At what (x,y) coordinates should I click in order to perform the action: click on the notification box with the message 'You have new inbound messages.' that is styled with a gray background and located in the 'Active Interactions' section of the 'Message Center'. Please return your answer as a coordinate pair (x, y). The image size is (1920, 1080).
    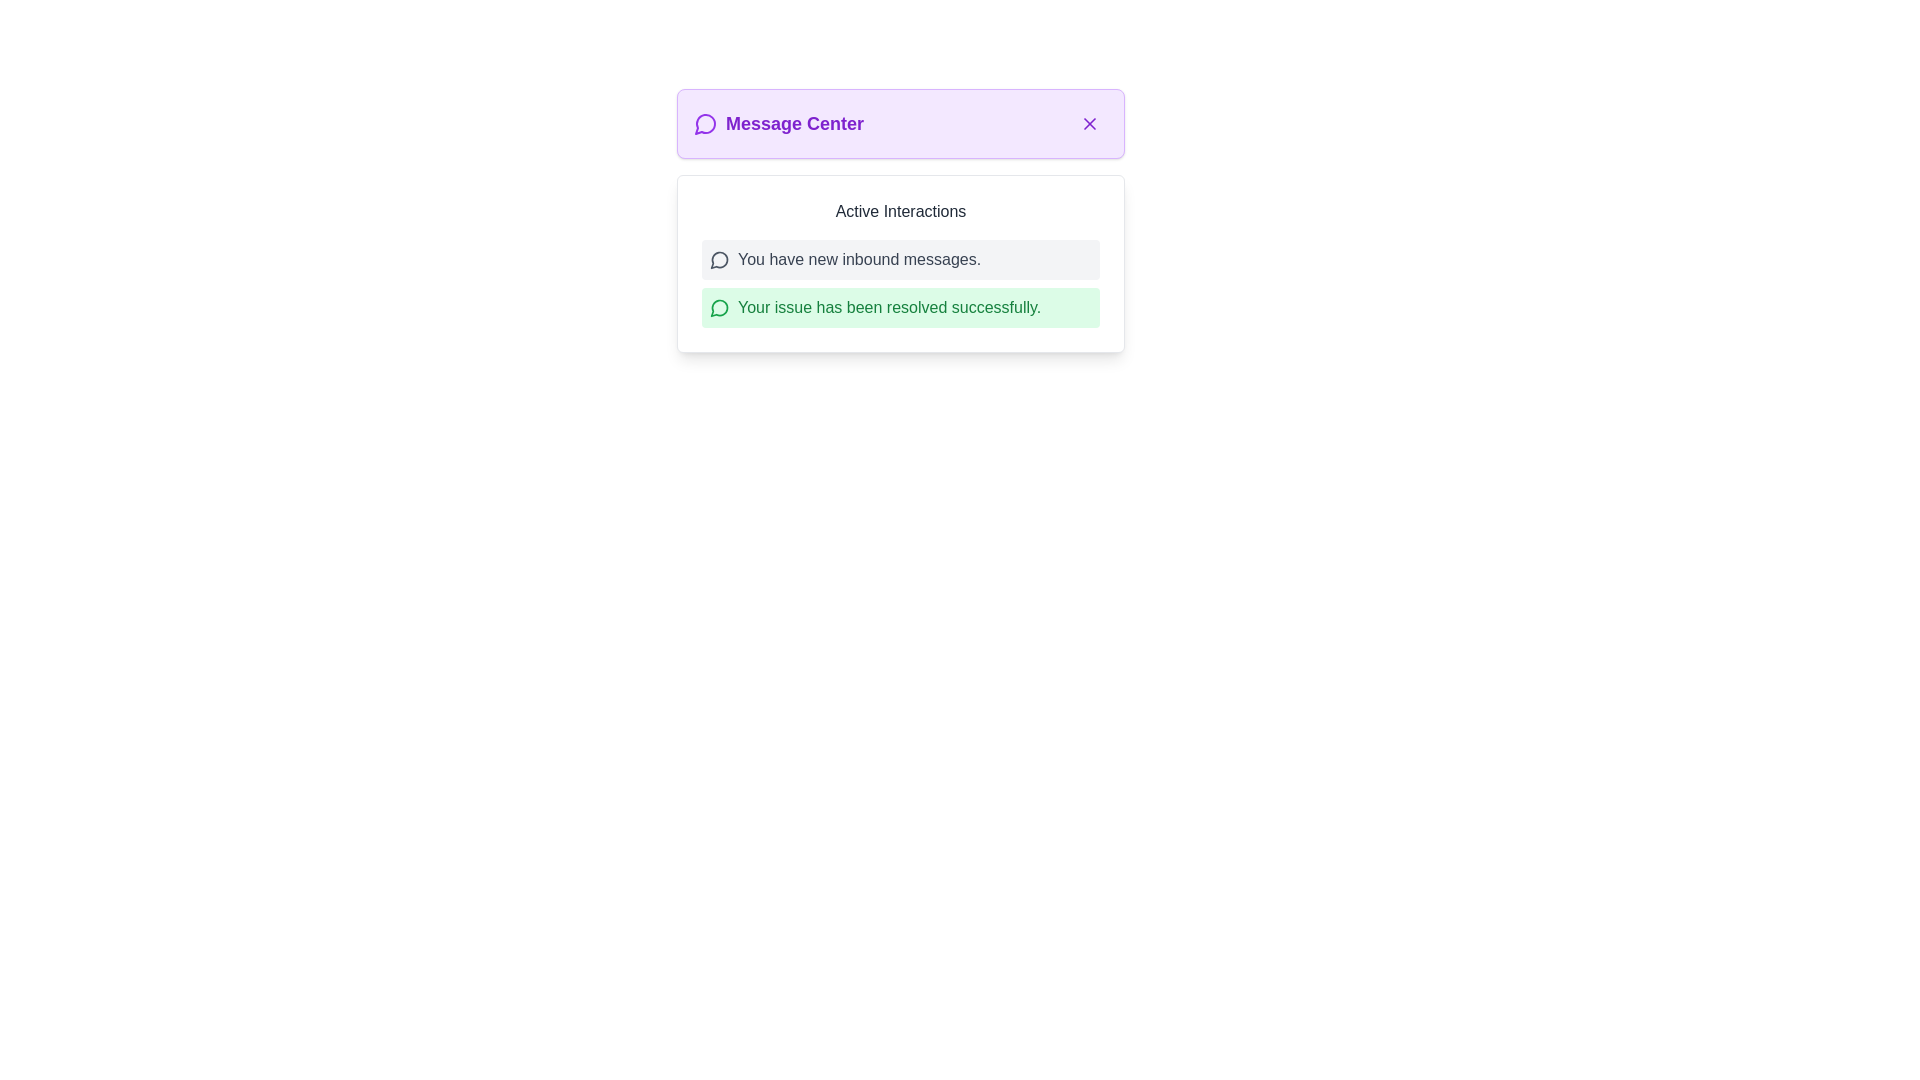
    Looking at the image, I should click on (900, 258).